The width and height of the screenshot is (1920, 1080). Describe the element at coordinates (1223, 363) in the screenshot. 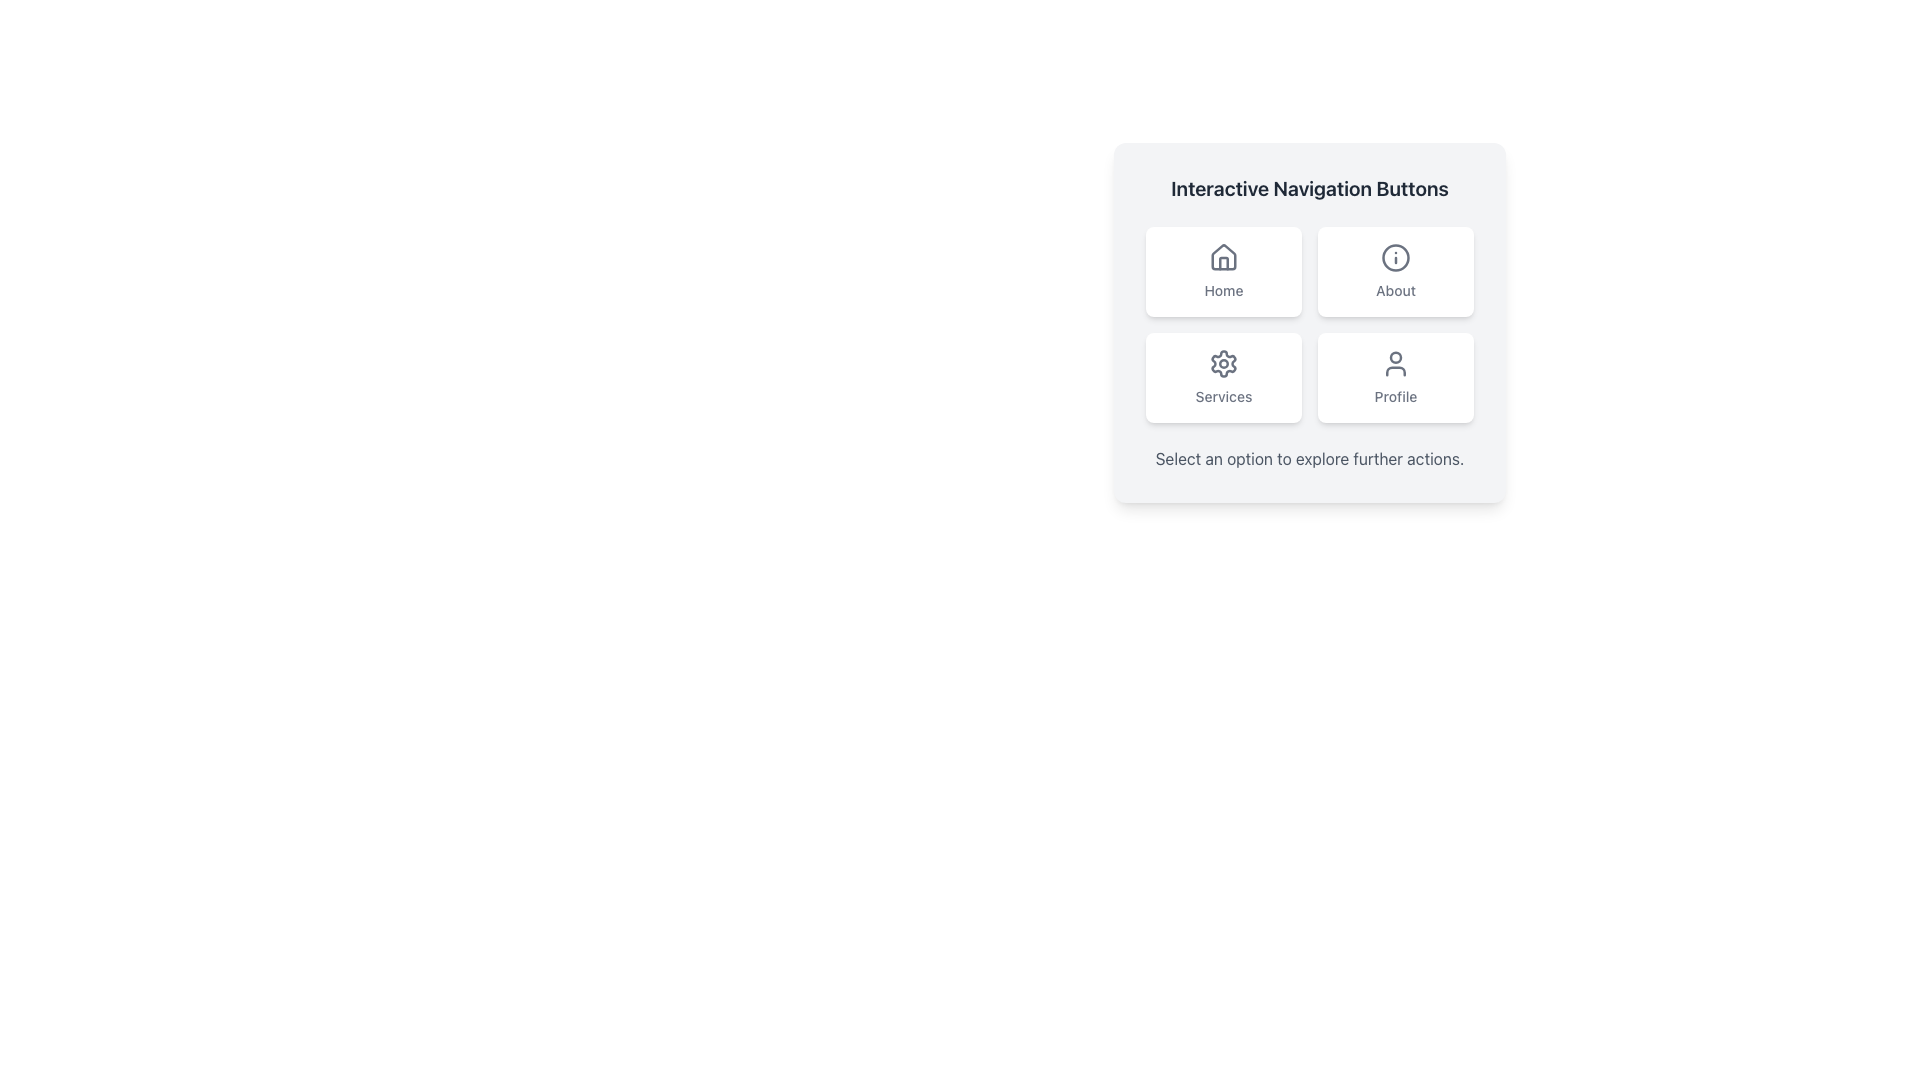

I see `the gear icon, which is centrally located above the 'Services' button in a 2x2 grid of navigation options` at that location.